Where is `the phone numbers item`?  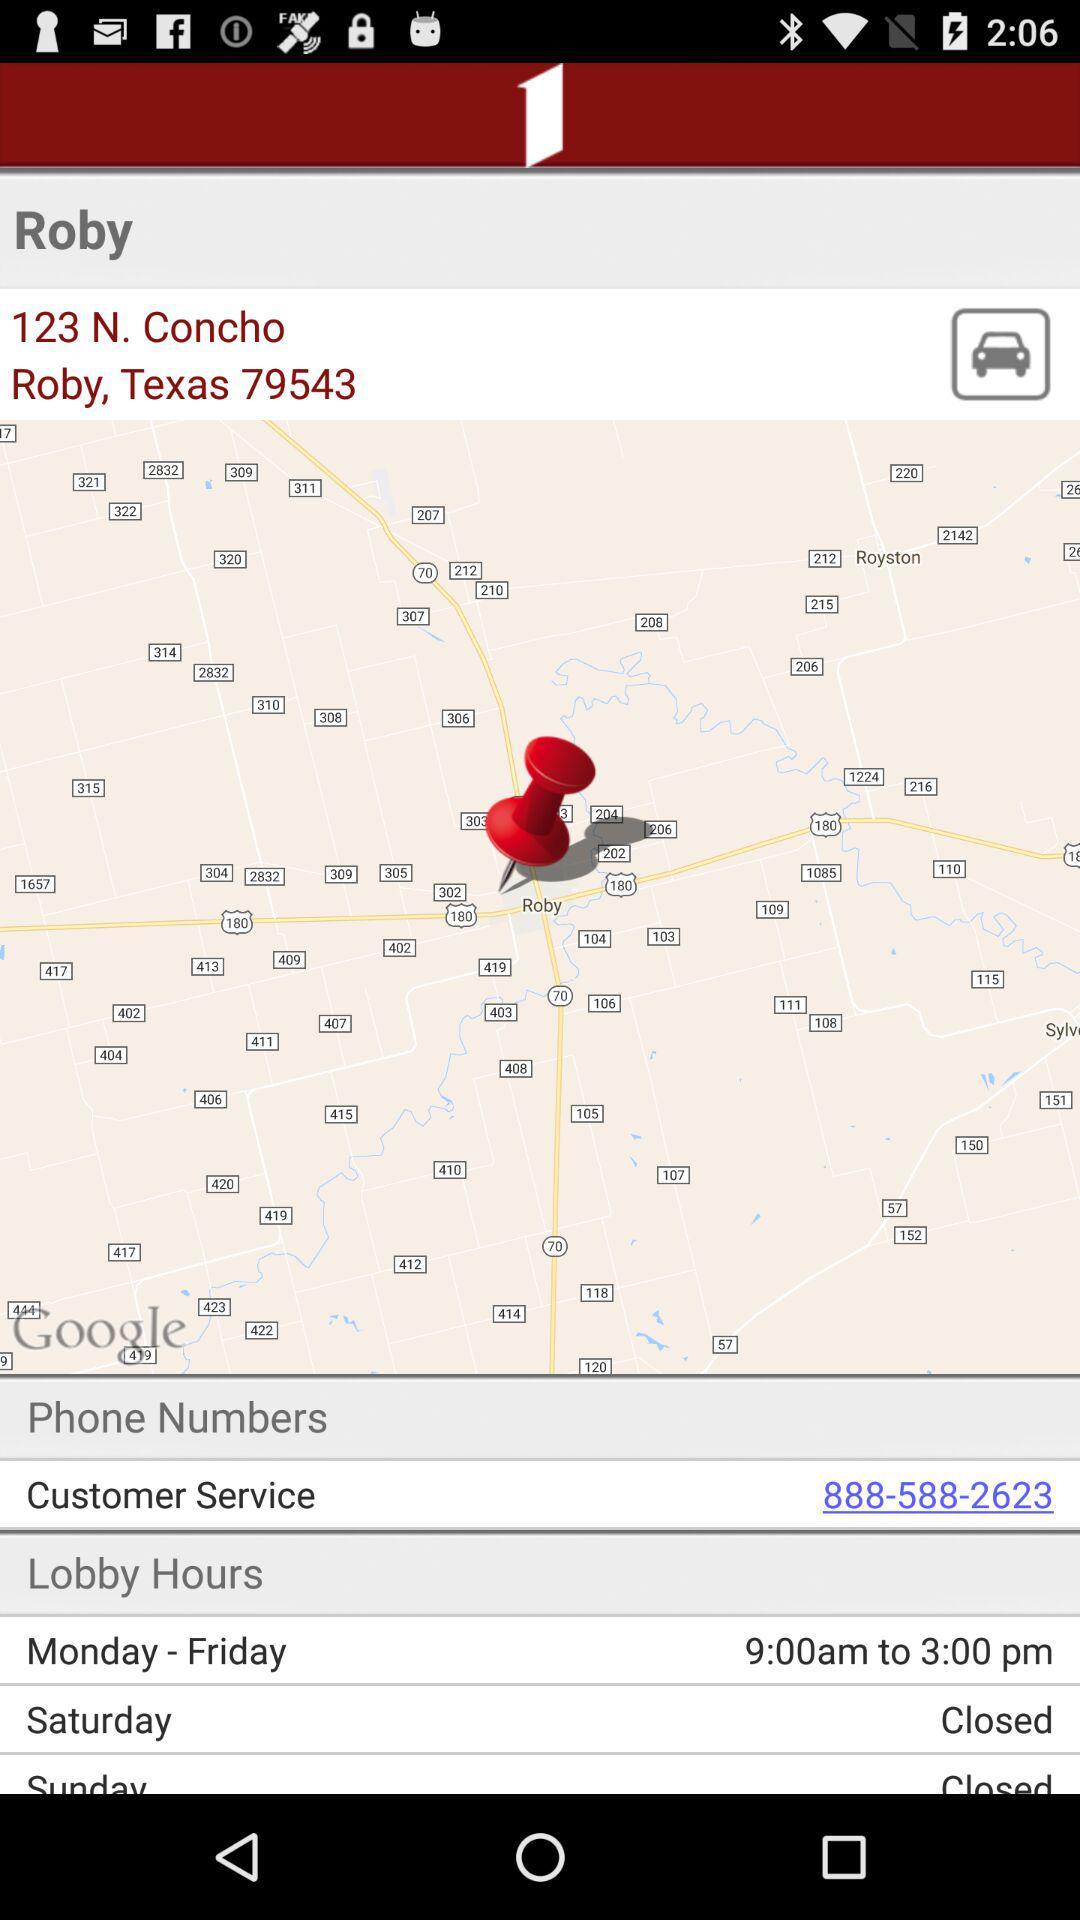 the phone numbers item is located at coordinates (176, 1415).